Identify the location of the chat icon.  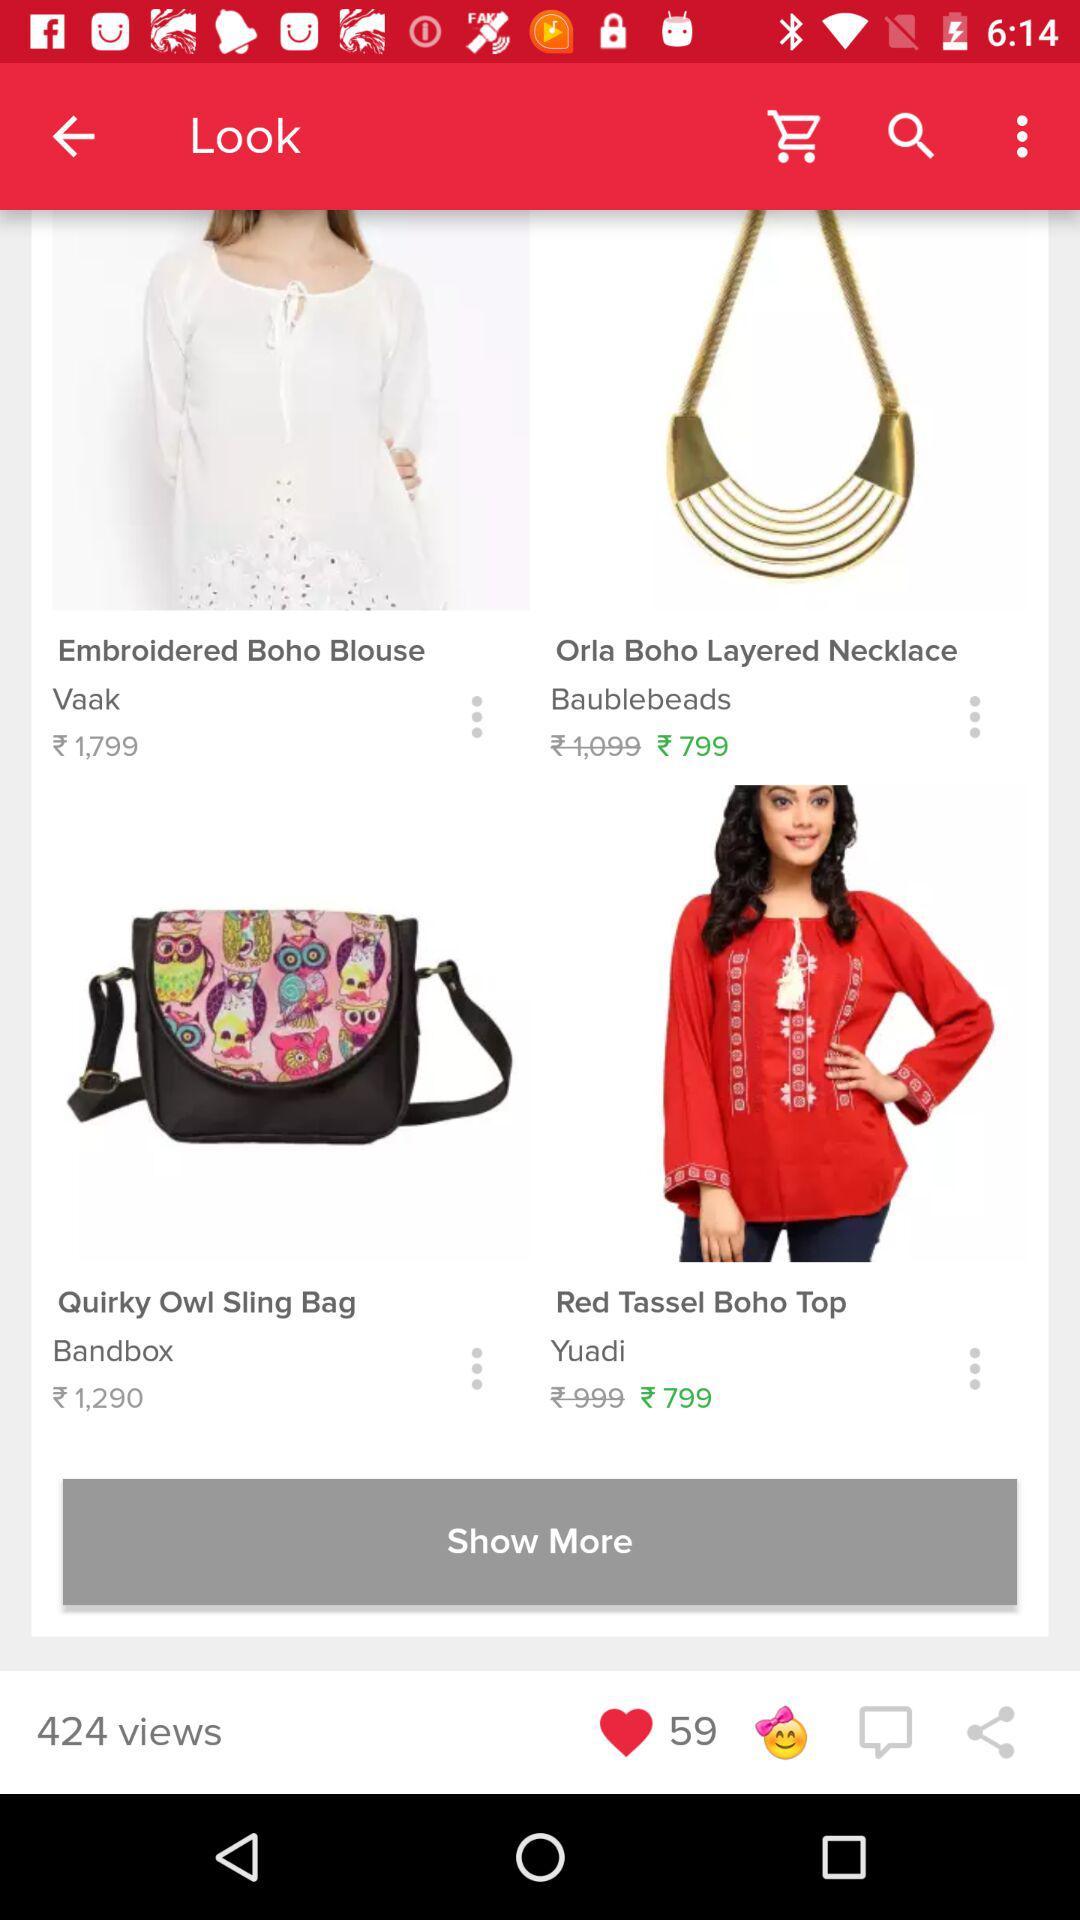
(884, 1731).